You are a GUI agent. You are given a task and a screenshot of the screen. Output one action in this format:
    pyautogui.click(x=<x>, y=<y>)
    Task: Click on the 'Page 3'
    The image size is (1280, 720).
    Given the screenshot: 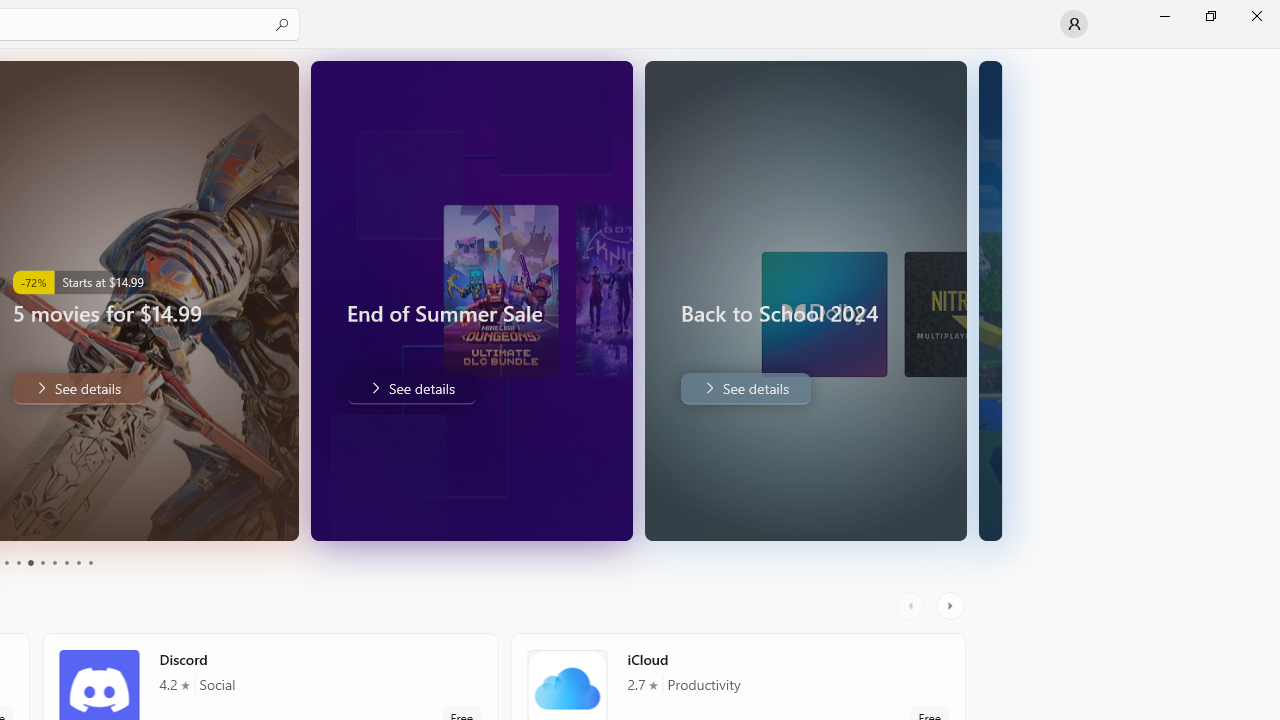 What is the action you would take?
    pyautogui.click(x=5, y=563)
    